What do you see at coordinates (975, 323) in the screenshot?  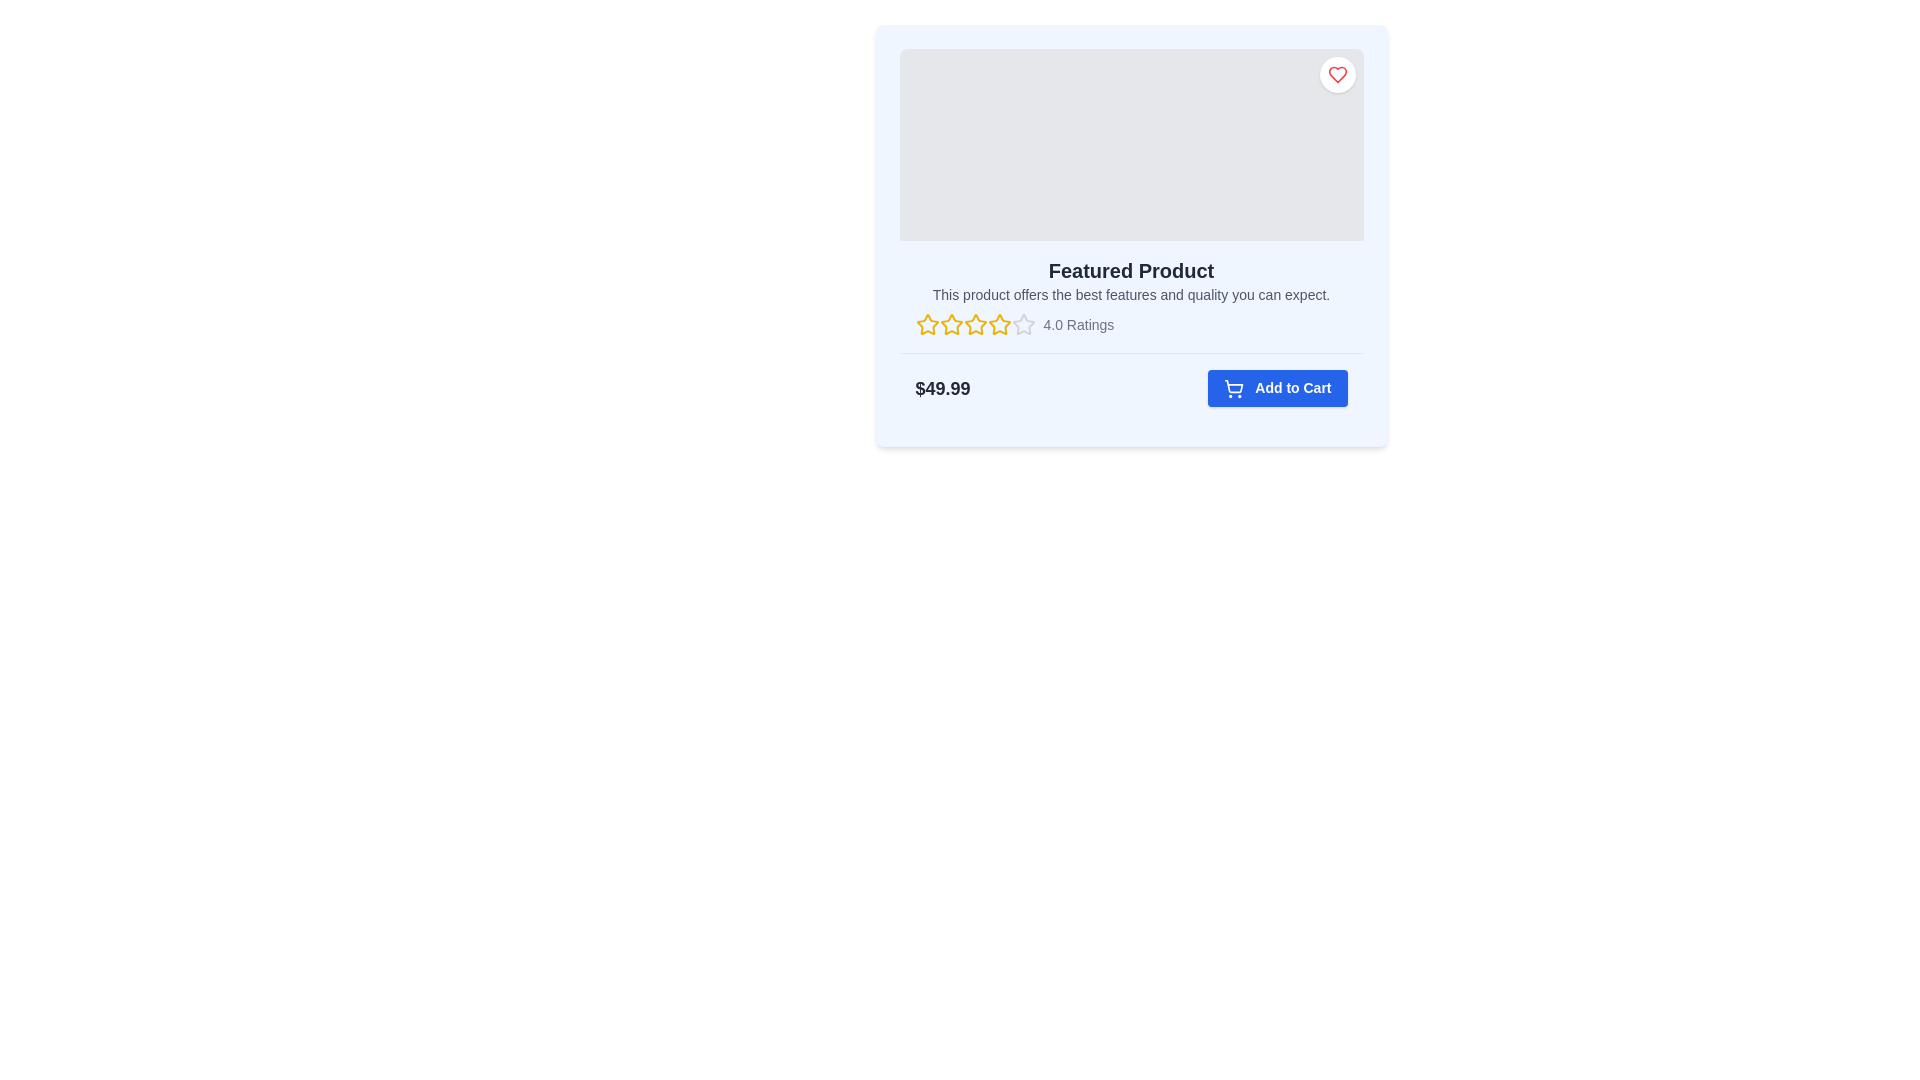 I see `the second rating star, which is a star-shaped icon with a yellow outline and a hollow center, to rate with 2 stars` at bounding box center [975, 323].